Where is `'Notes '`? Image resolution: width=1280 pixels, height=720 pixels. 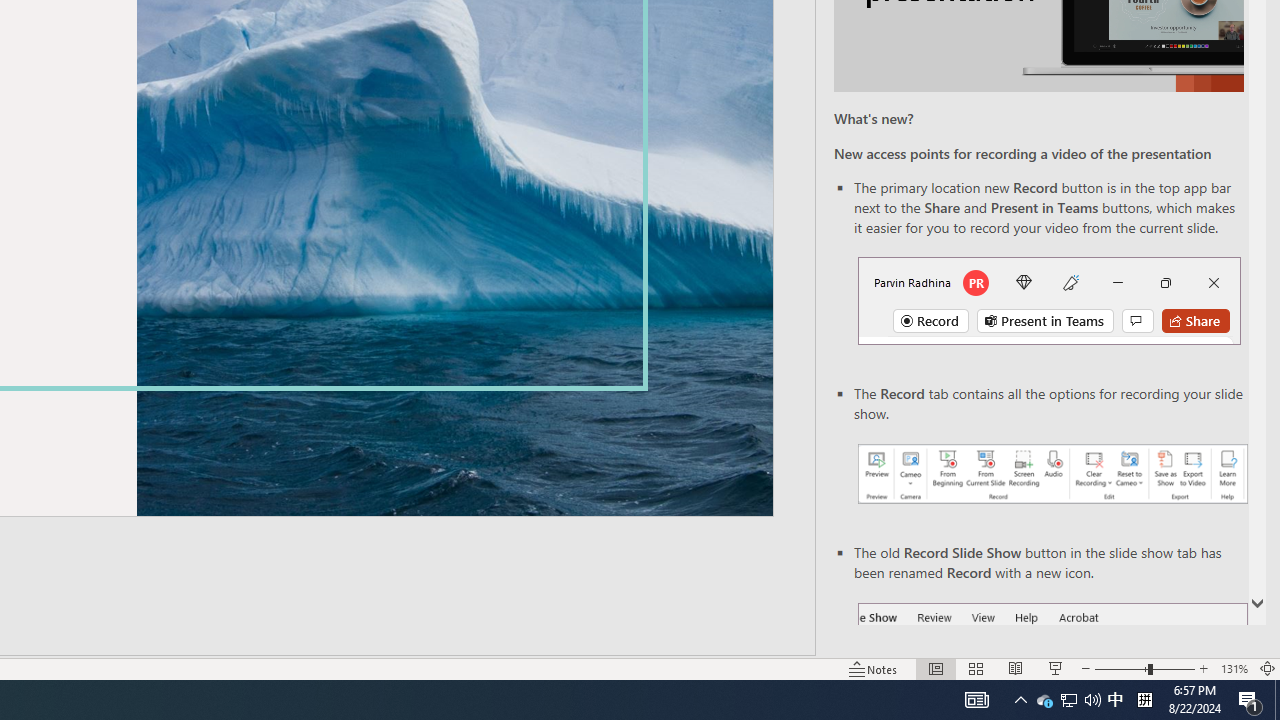 'Notes ' is located at coordinates (874, 669).